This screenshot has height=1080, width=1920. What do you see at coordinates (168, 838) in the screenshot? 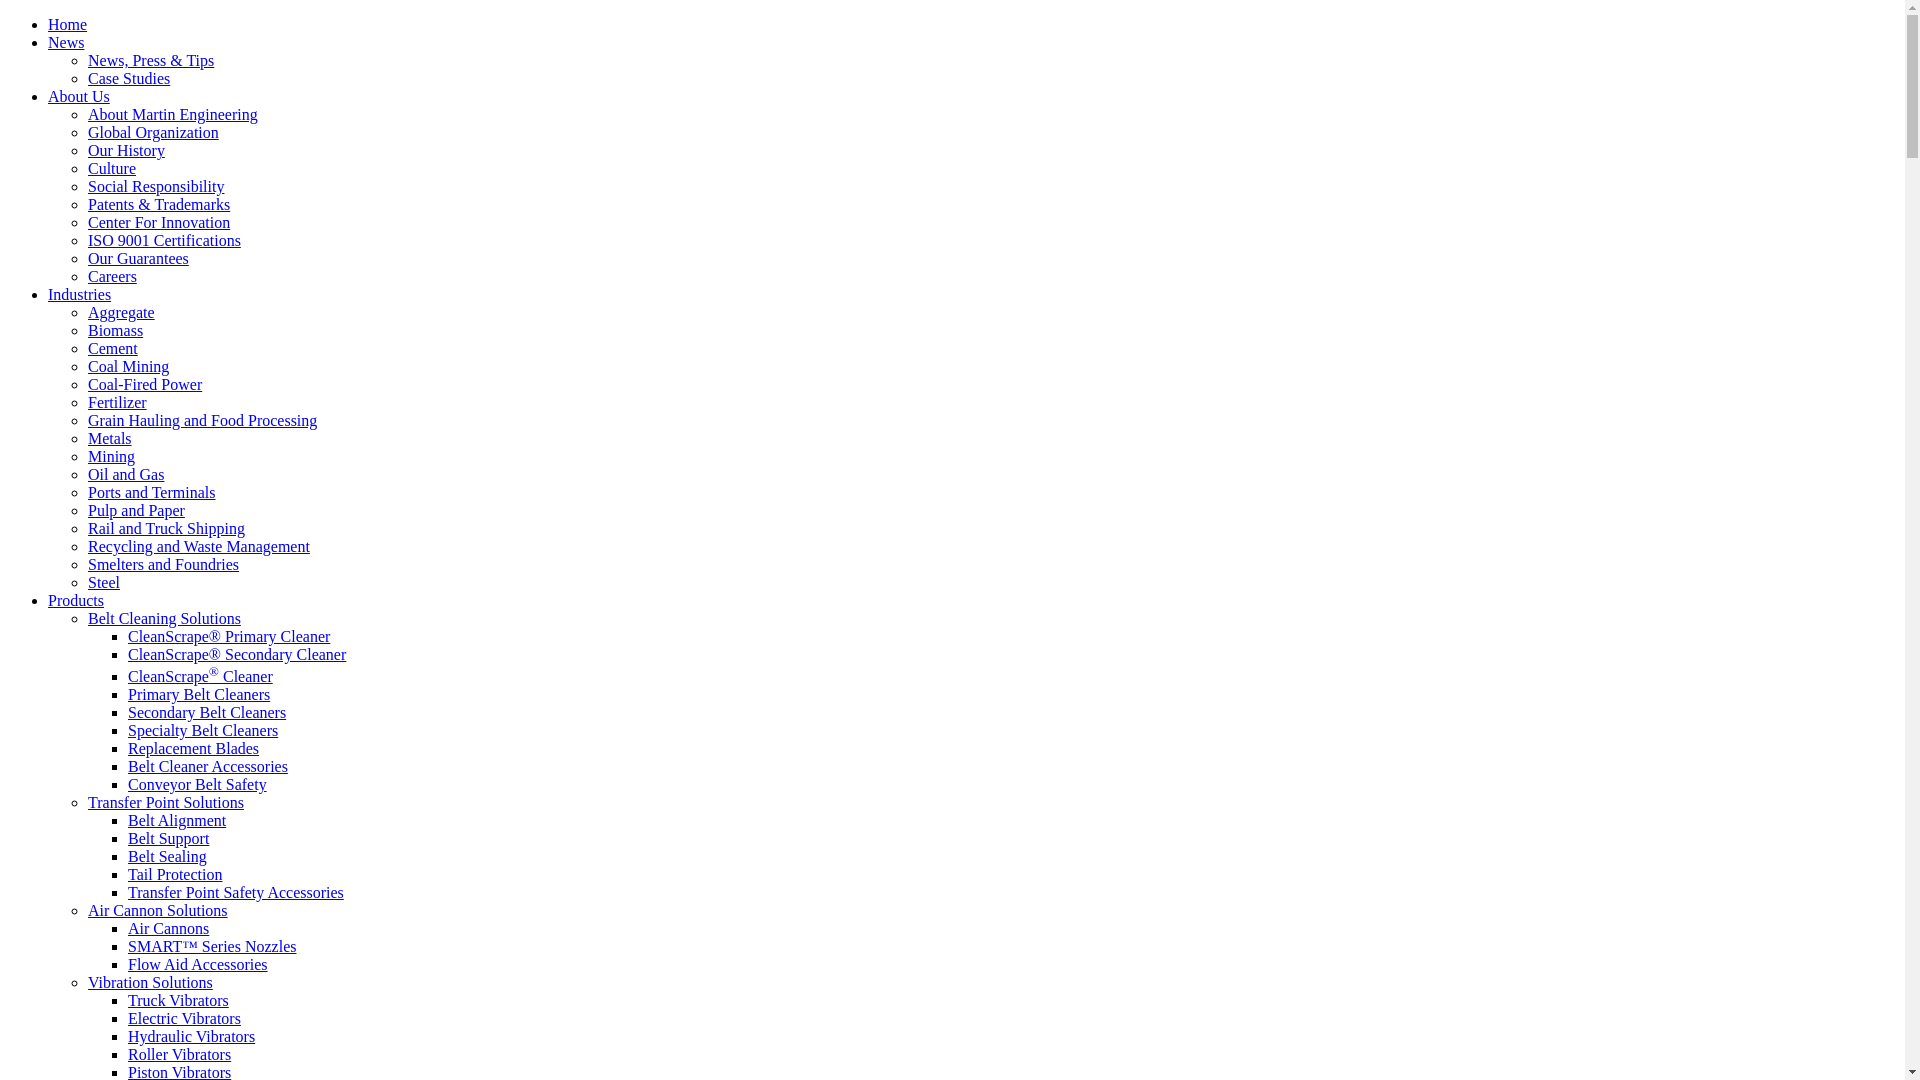
I see `'Belt Support'` at bounding box center [168, 838].